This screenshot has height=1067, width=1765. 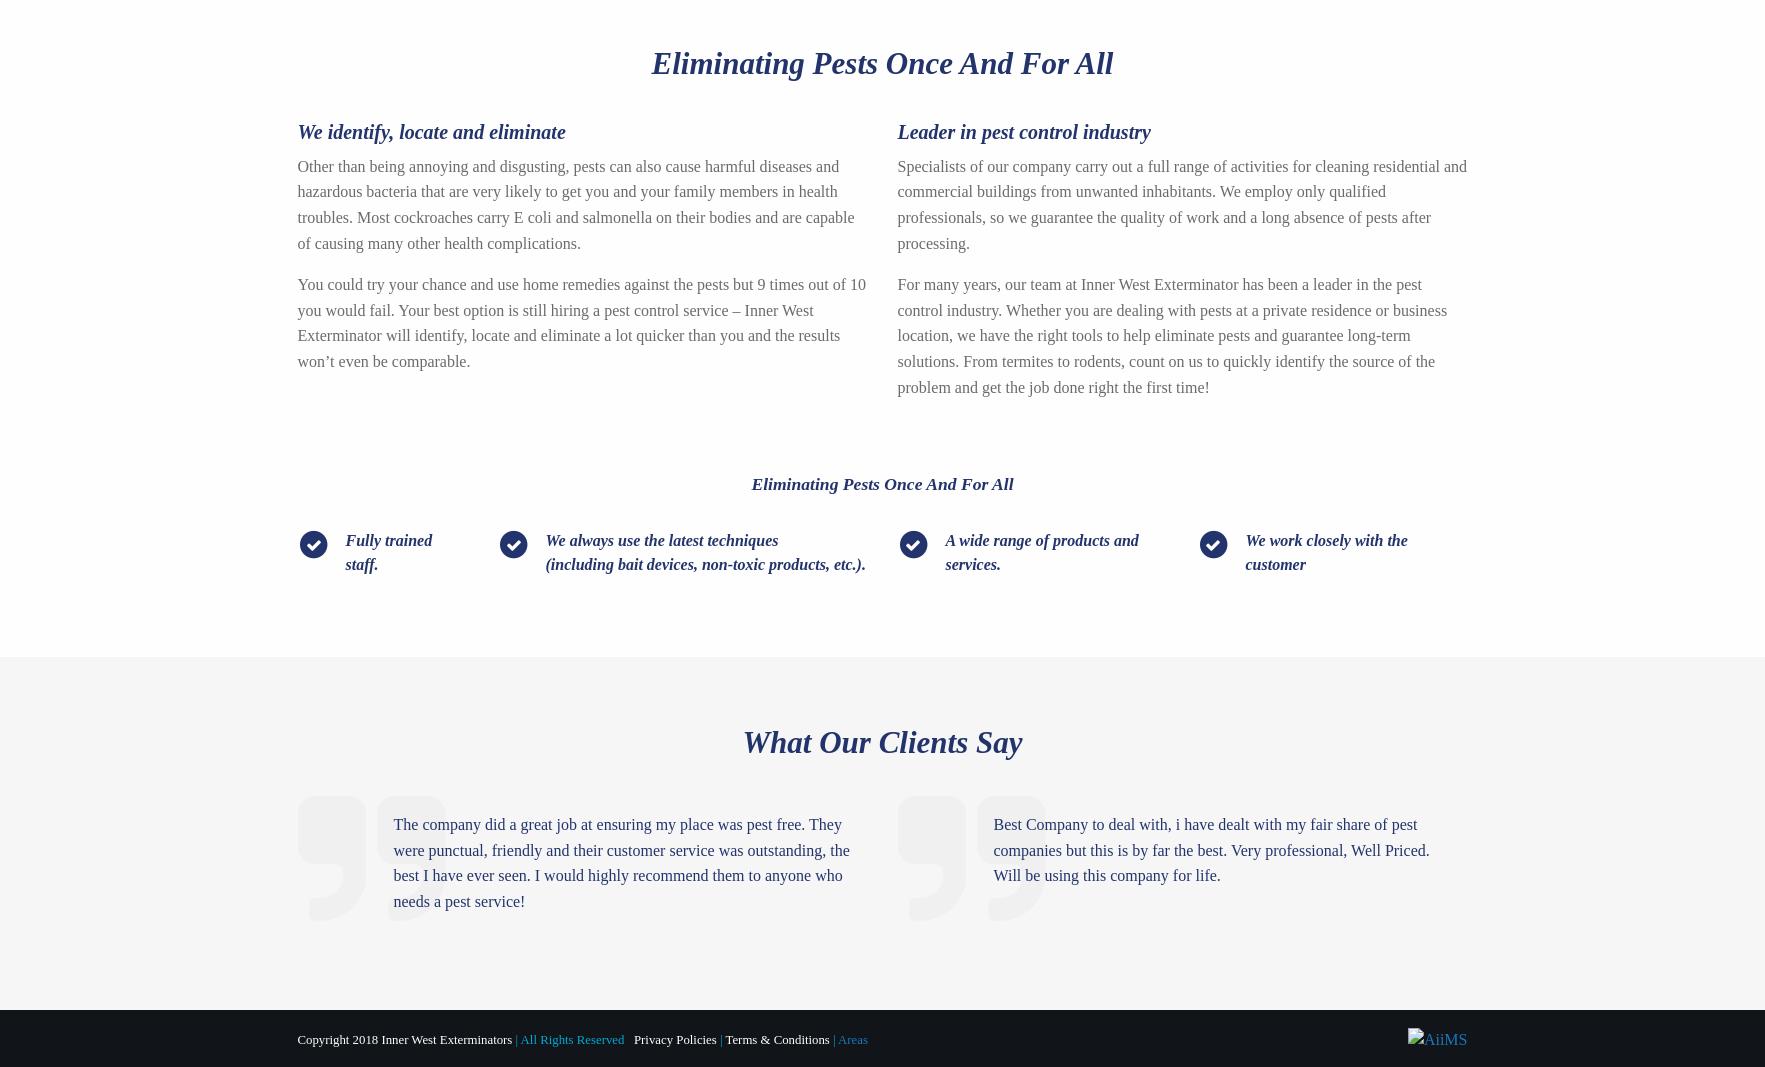 I want to click on 'Specialists of our company carry out a full range of activities for cleaning residential and commercial buildings from unwanted inhabitants. We employ only qualified professionals, so we guarantee the quality of work and a long absence of pests after processing.', so click(x=1182, y=204).